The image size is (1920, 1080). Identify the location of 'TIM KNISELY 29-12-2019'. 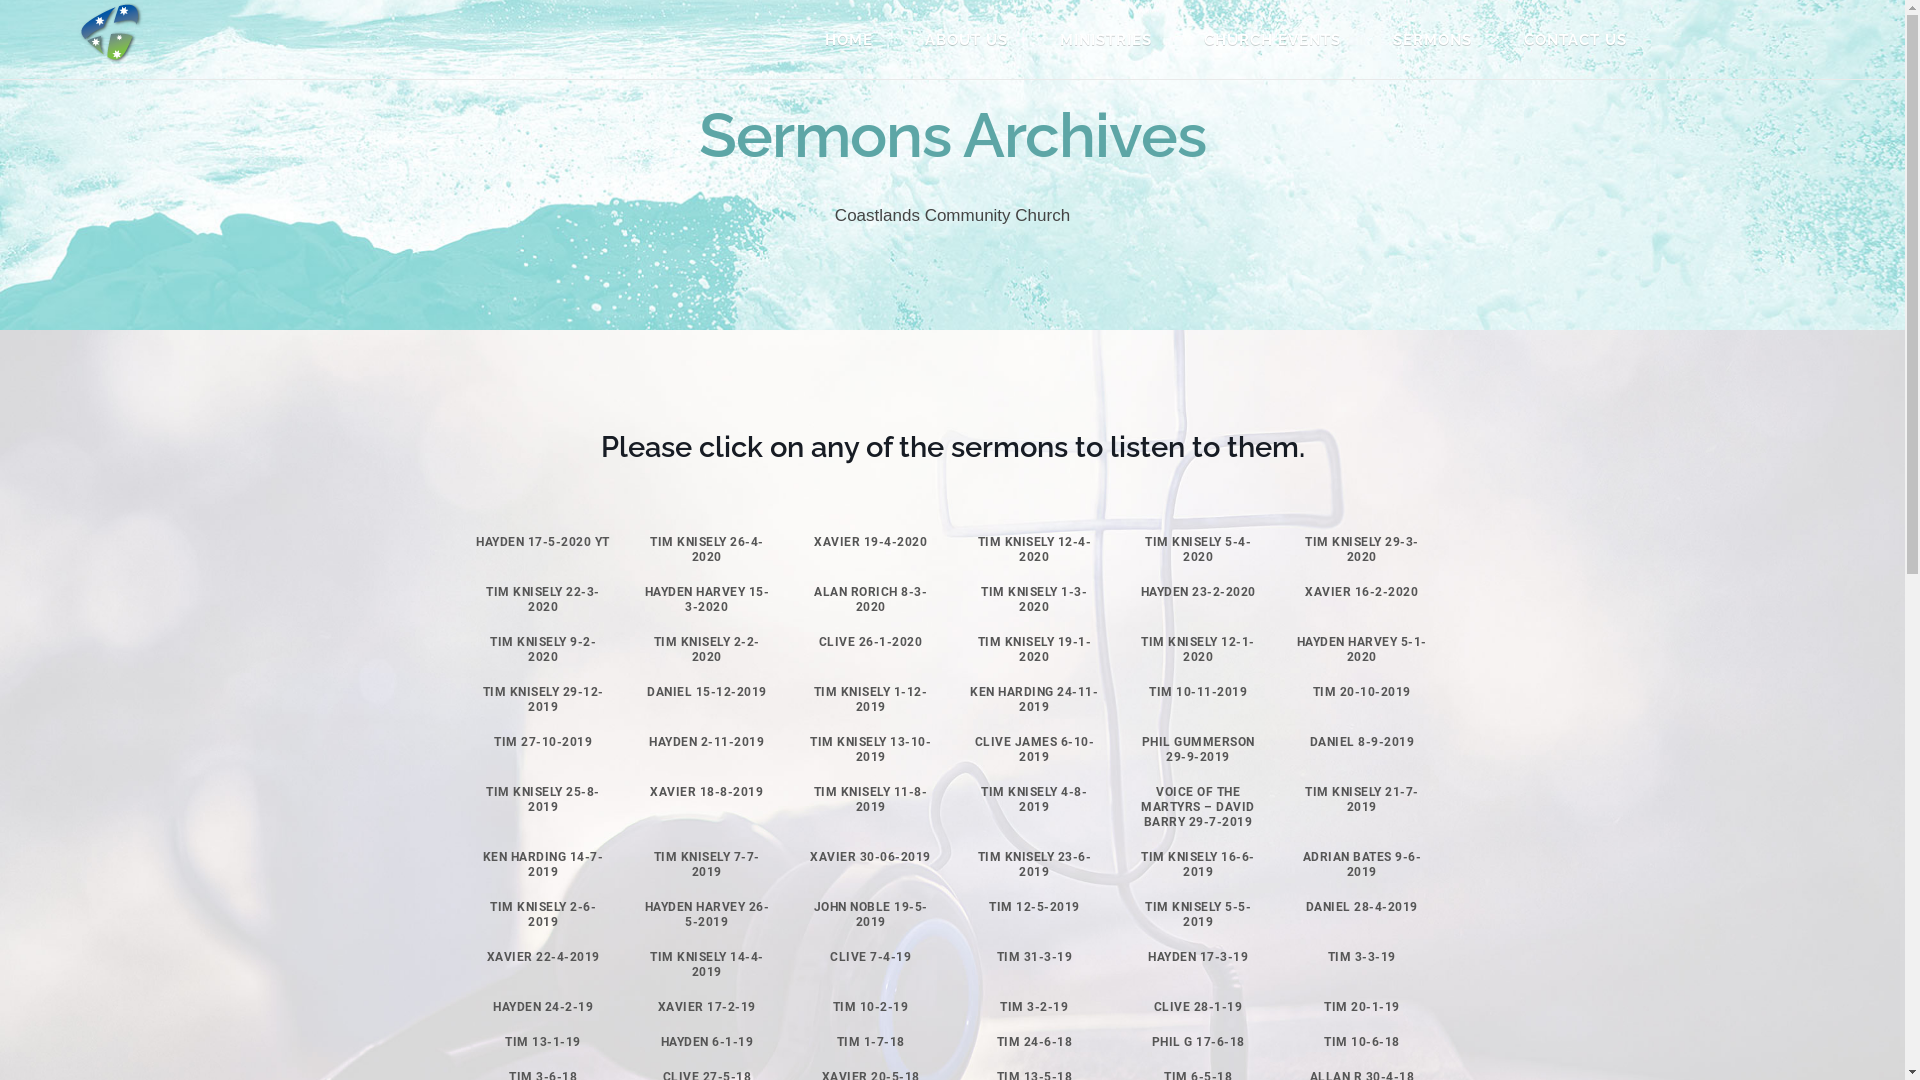
(483, 698).